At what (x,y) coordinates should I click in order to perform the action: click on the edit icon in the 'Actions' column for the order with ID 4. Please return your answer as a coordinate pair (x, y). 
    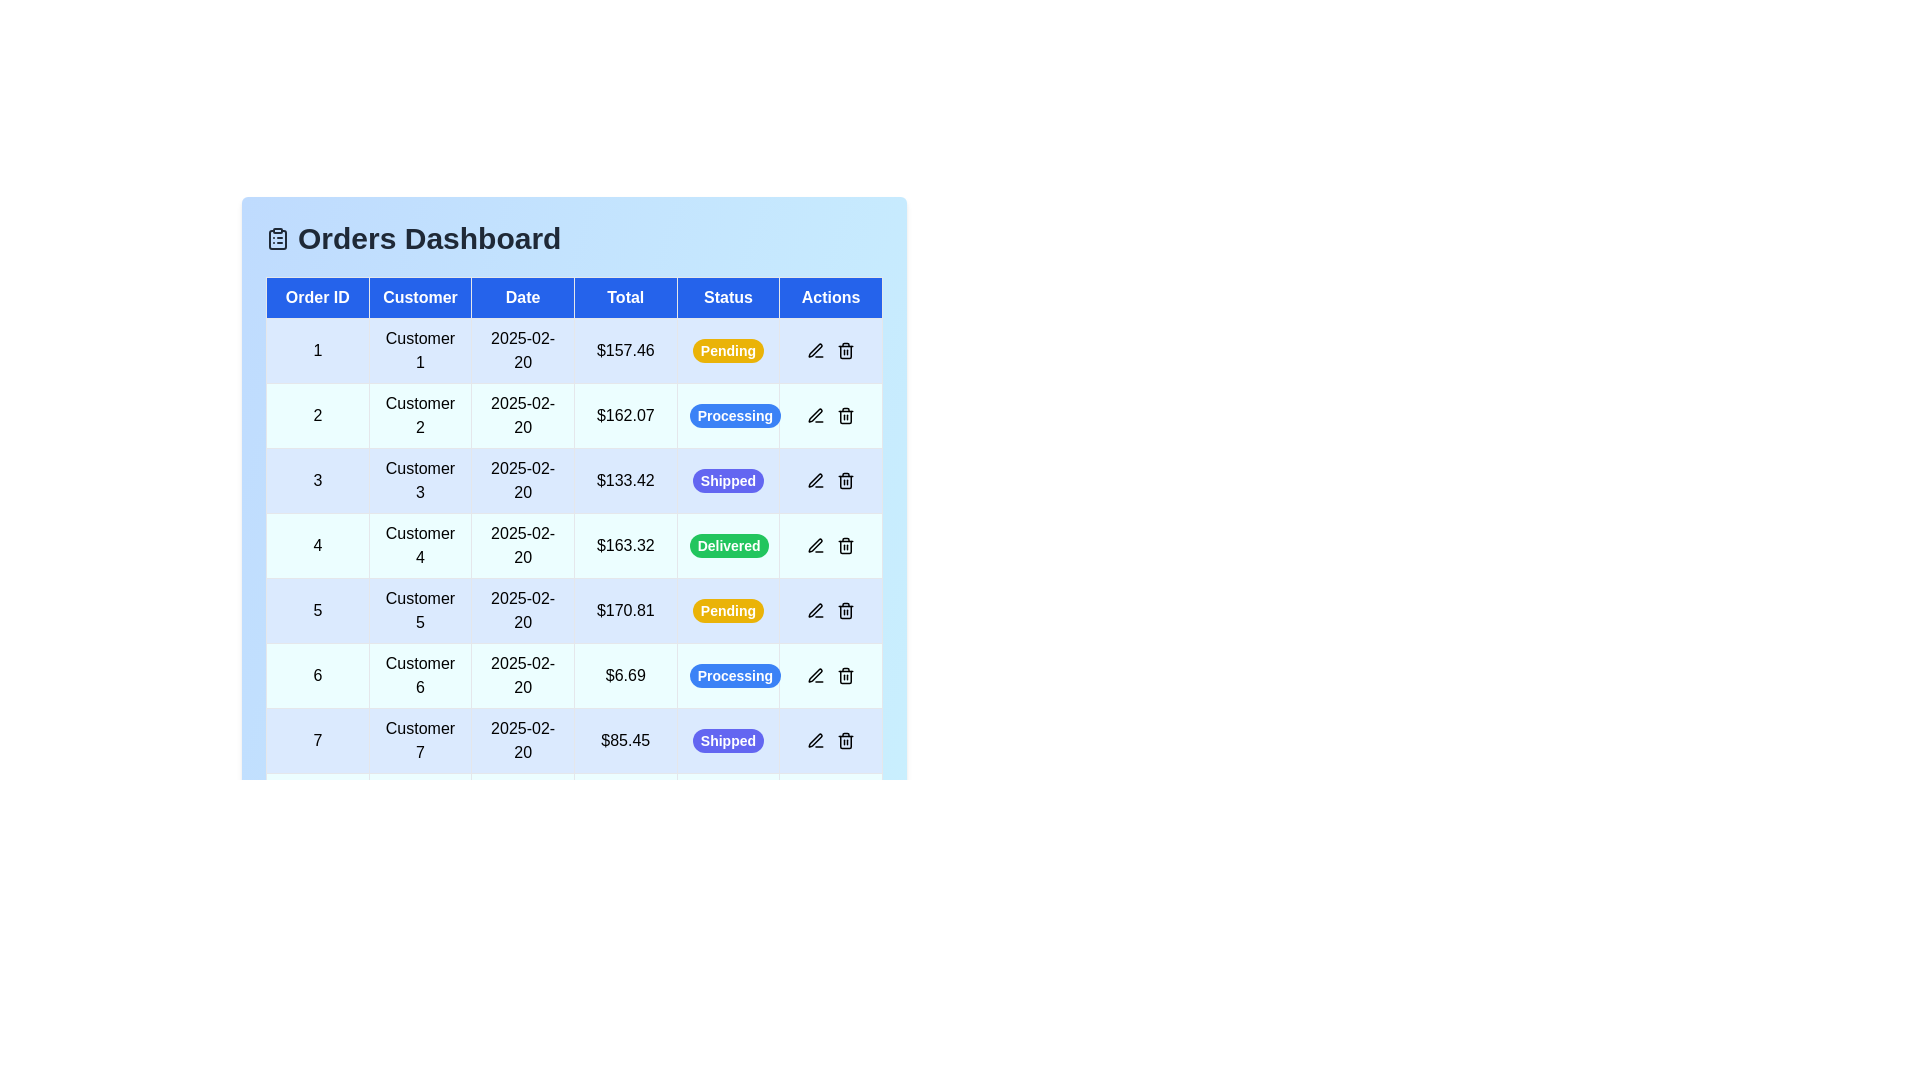
    Looking at the image, I should click on (816, 546).